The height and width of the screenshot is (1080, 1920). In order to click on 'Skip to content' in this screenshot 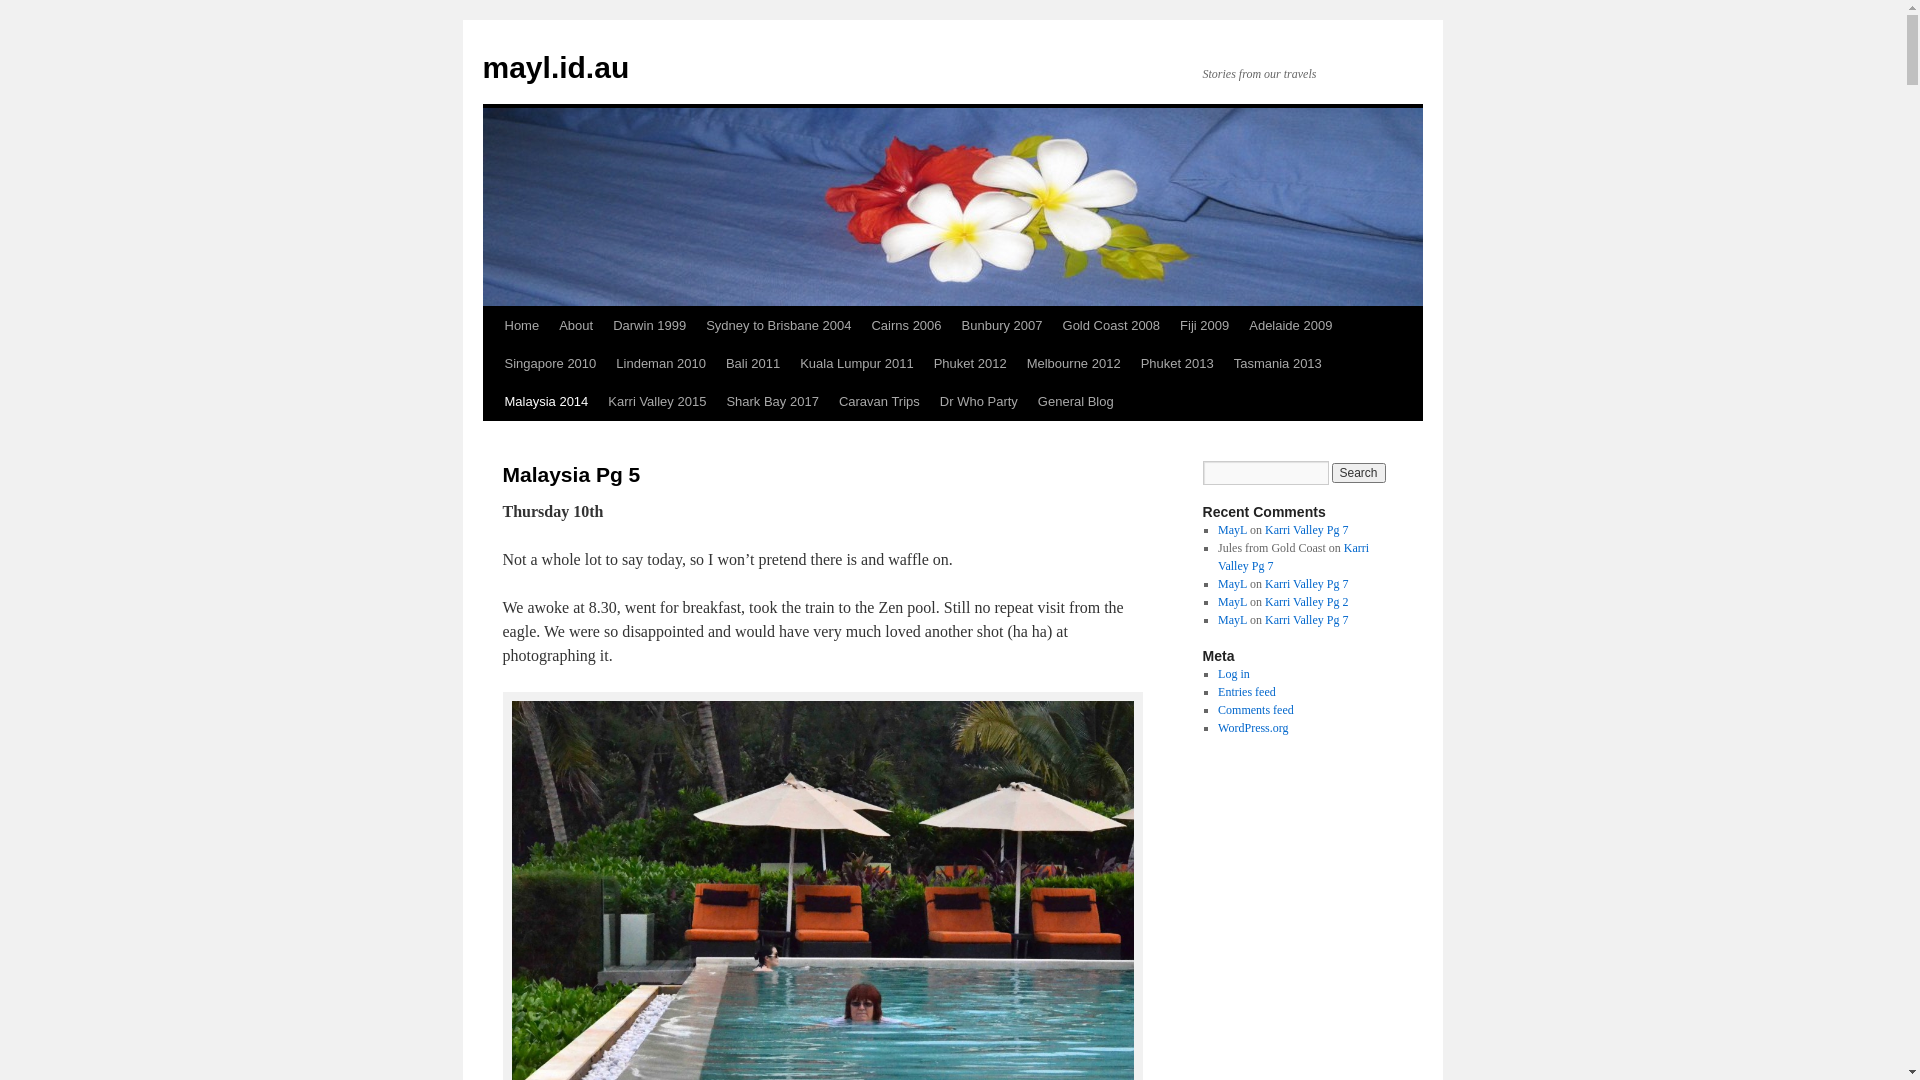, I will do `click(491, 362)`.